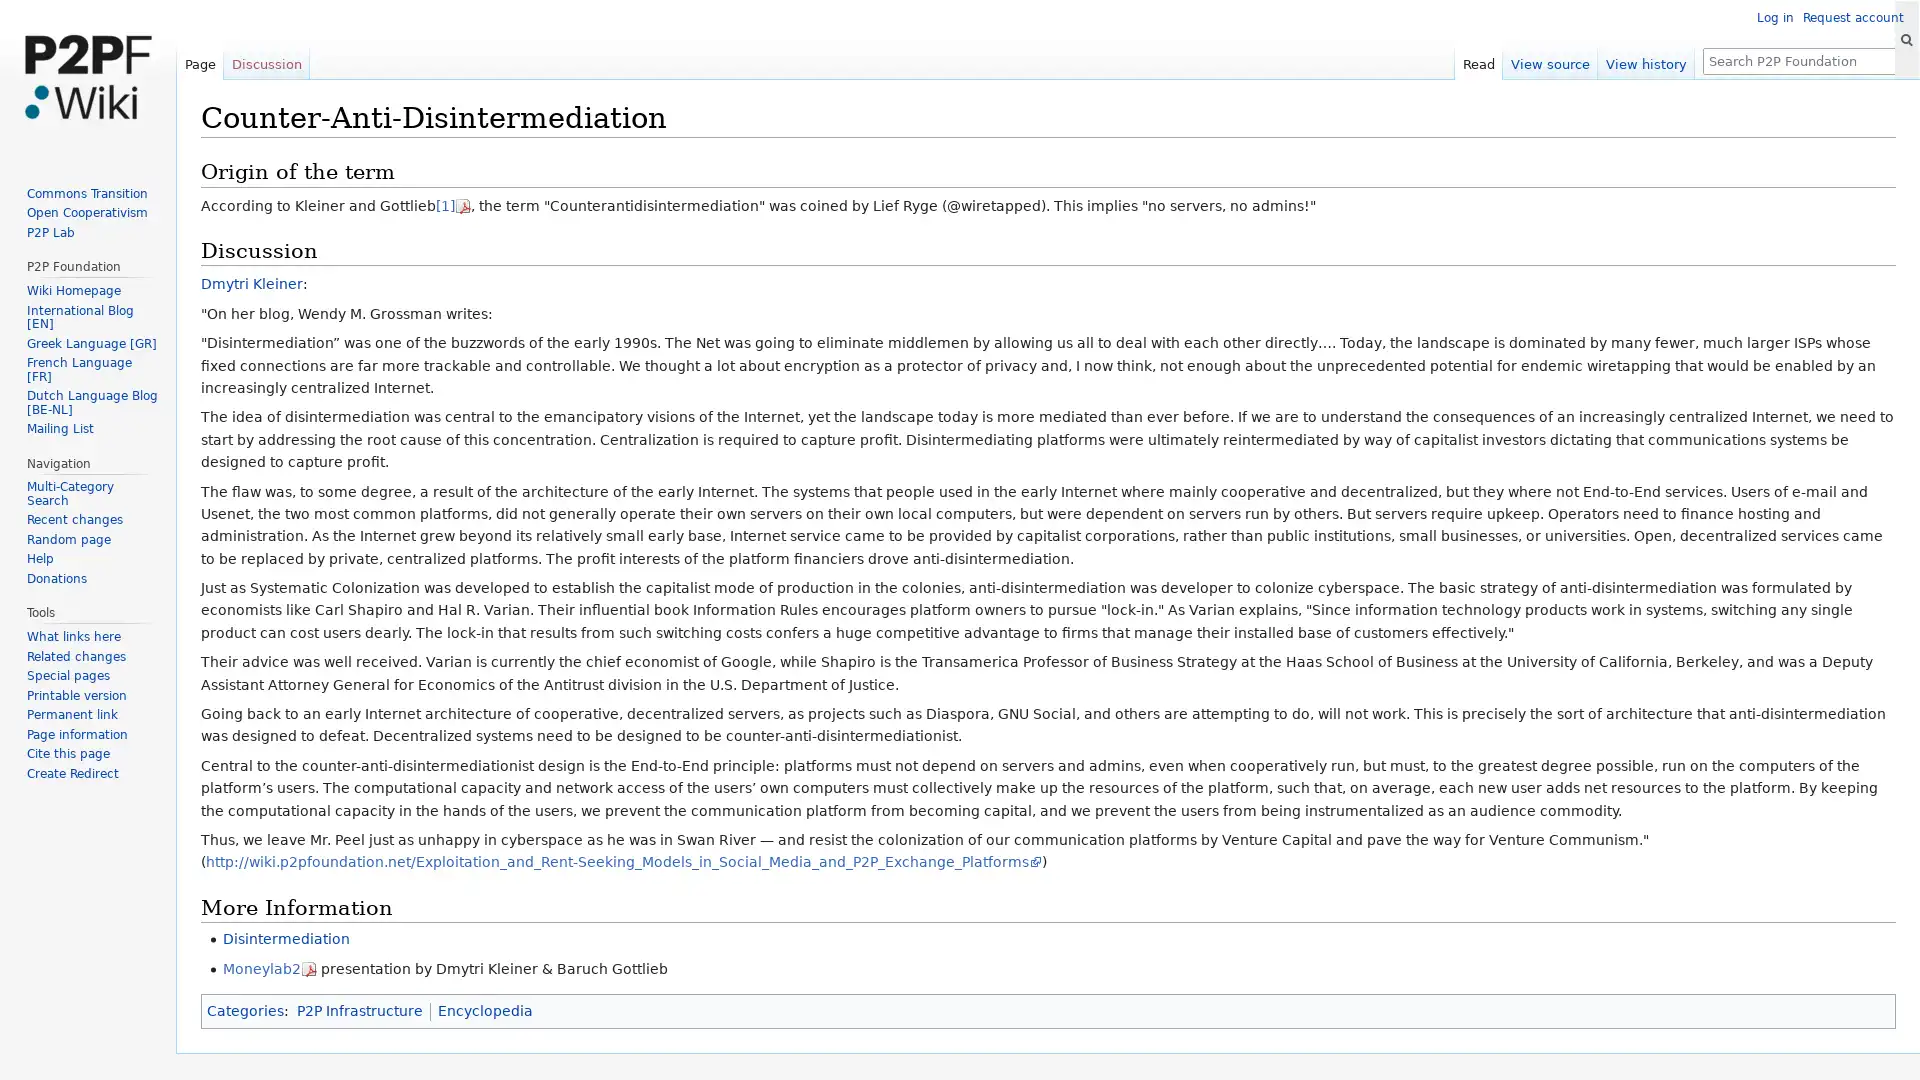 The width and height of the screenshot is (1920, 1080). What do you see at coordinates (1905, 39) in the screenshot?
I see `Go` at bounding box center [1905, 39].